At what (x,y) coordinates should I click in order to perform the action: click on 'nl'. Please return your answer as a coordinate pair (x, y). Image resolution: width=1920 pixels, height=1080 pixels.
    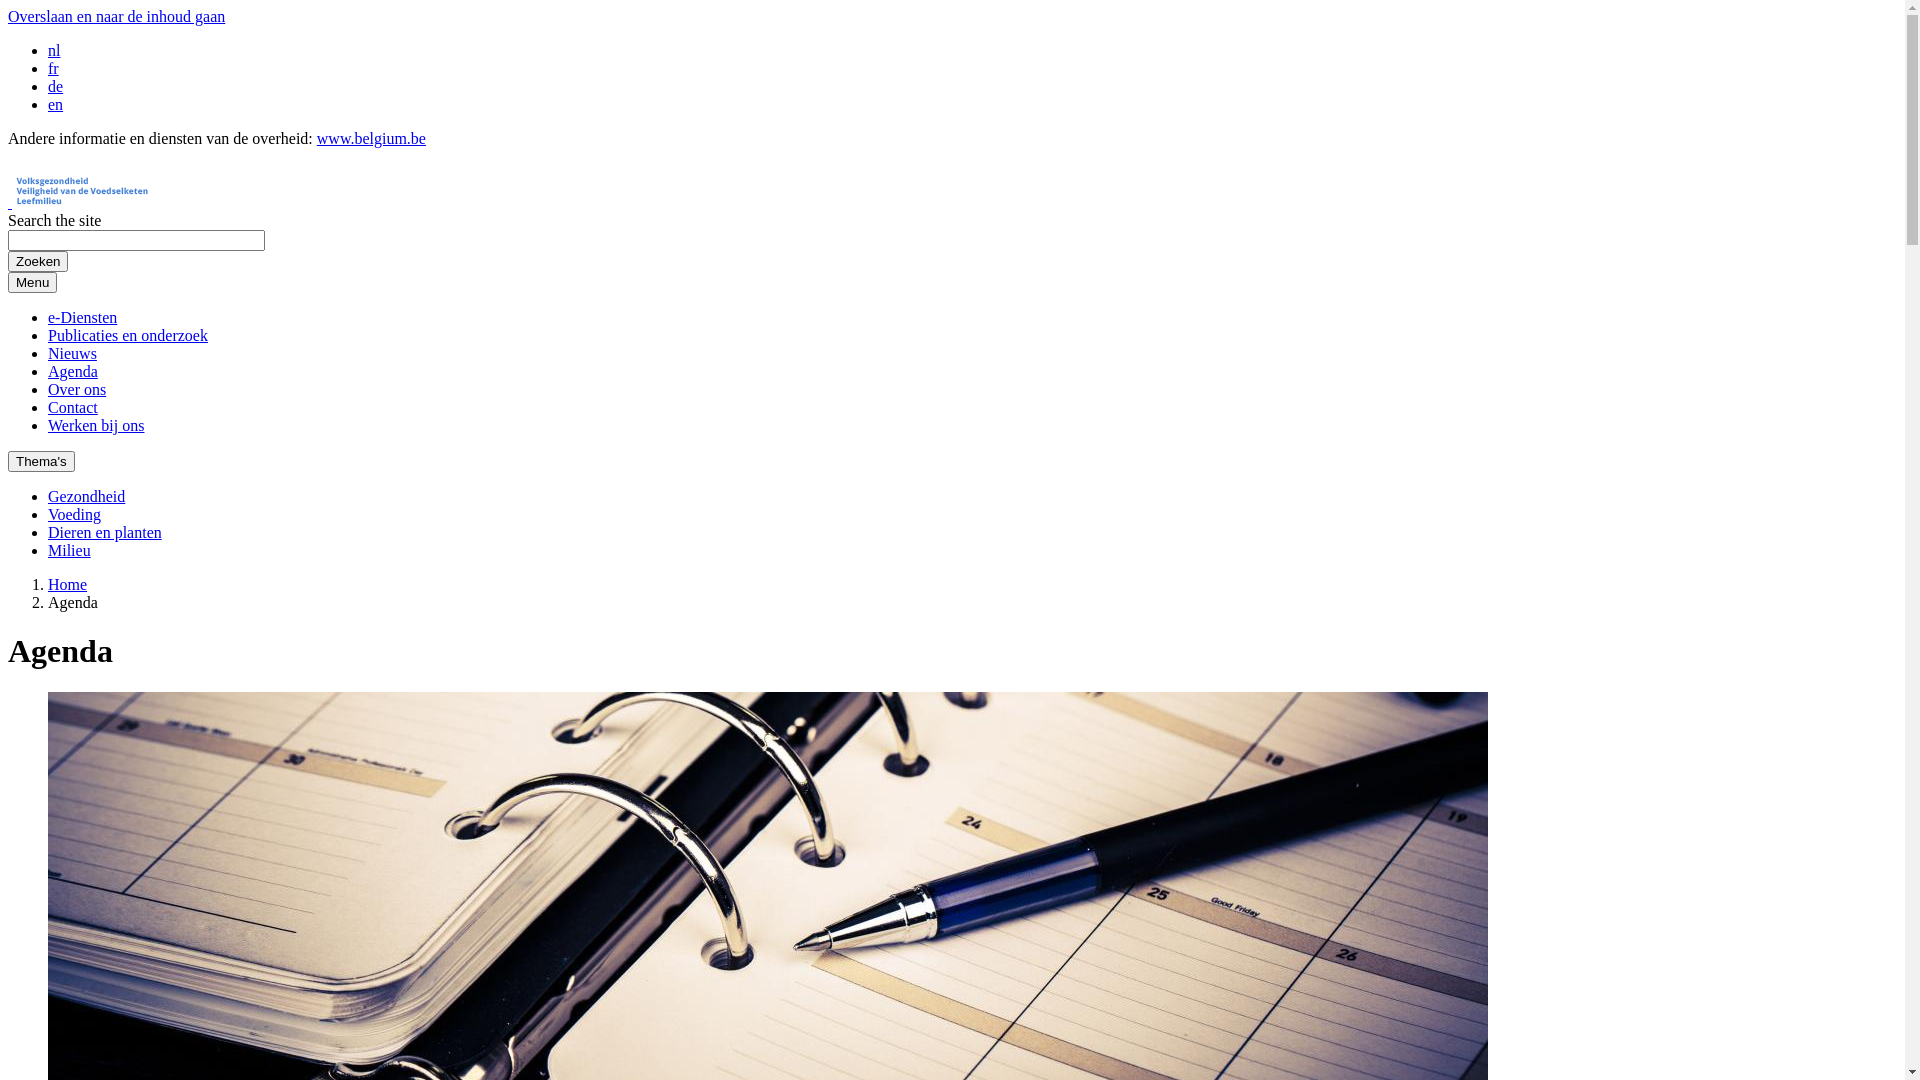
    Looking at the image, I should click on (53, 49).